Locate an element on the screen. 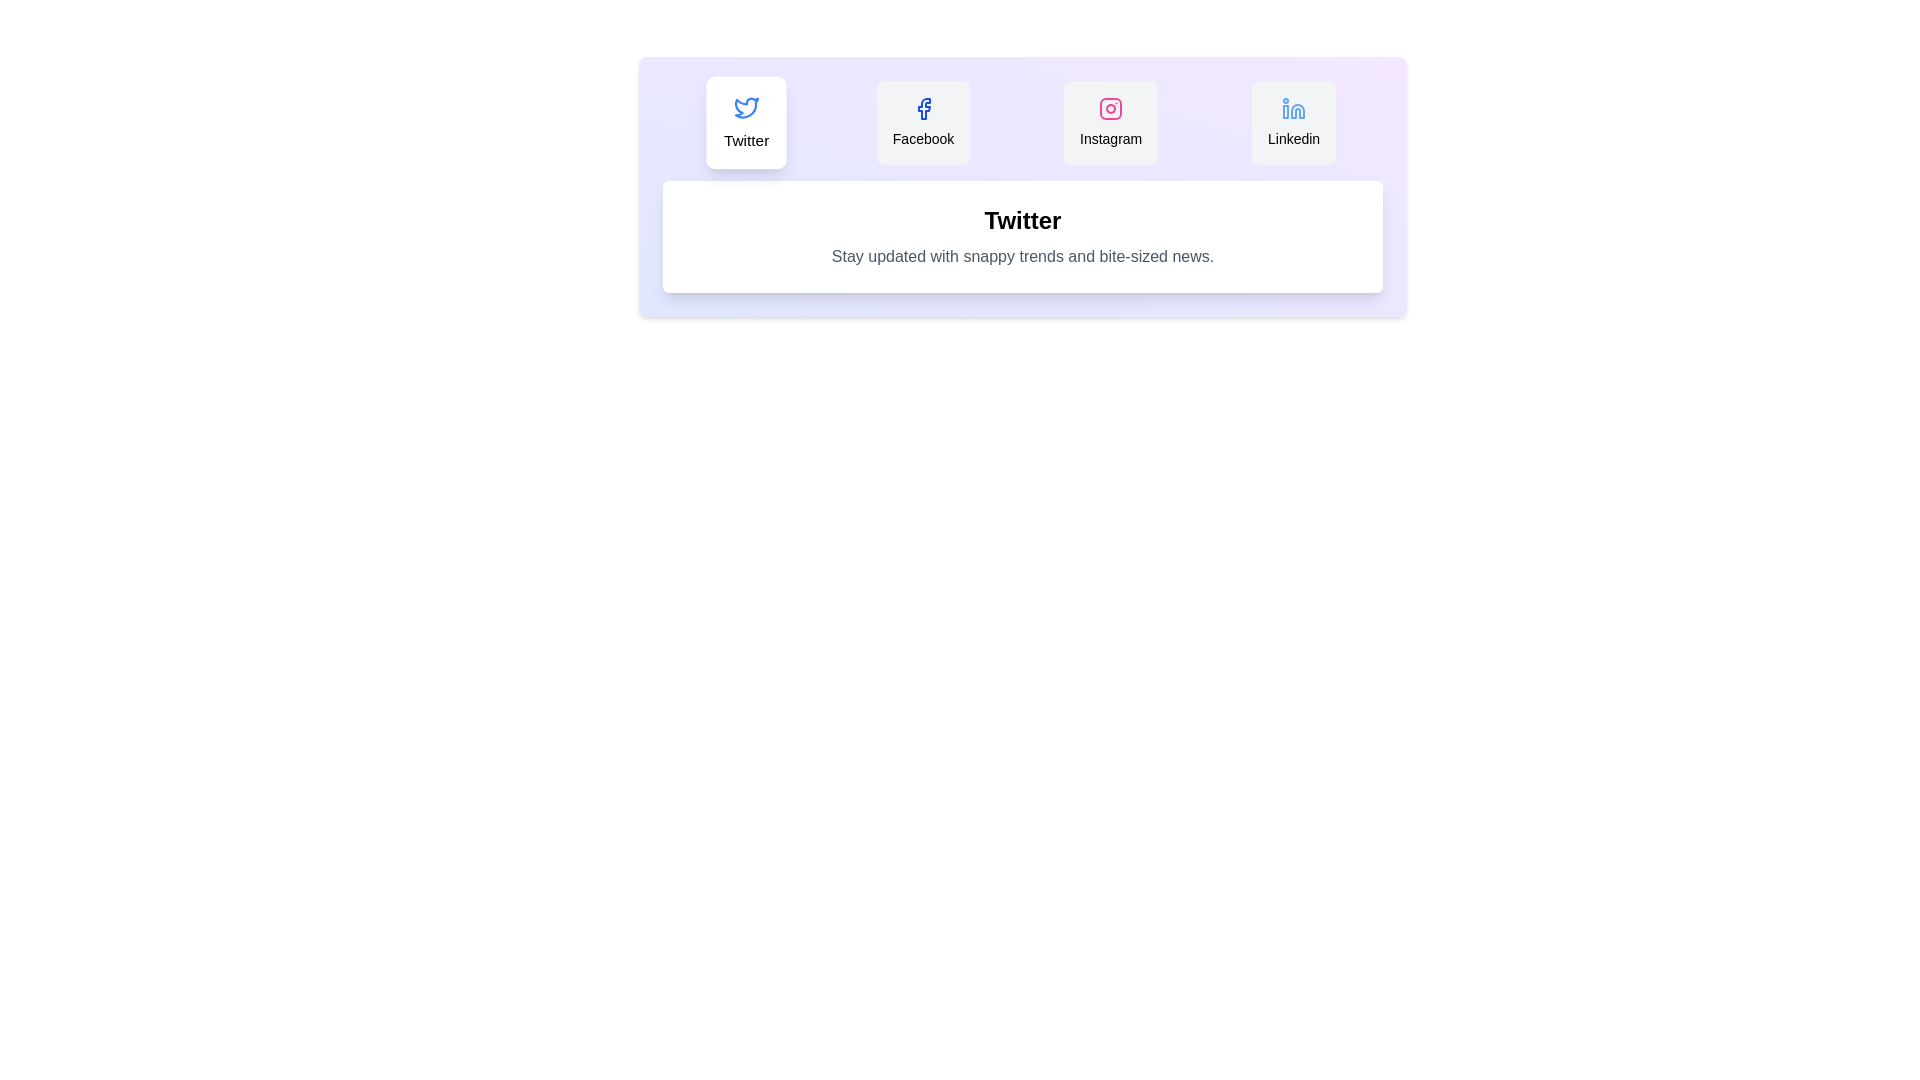  the Linkedin tab by clicking on its respective button is located at coordinates (1294, 123).